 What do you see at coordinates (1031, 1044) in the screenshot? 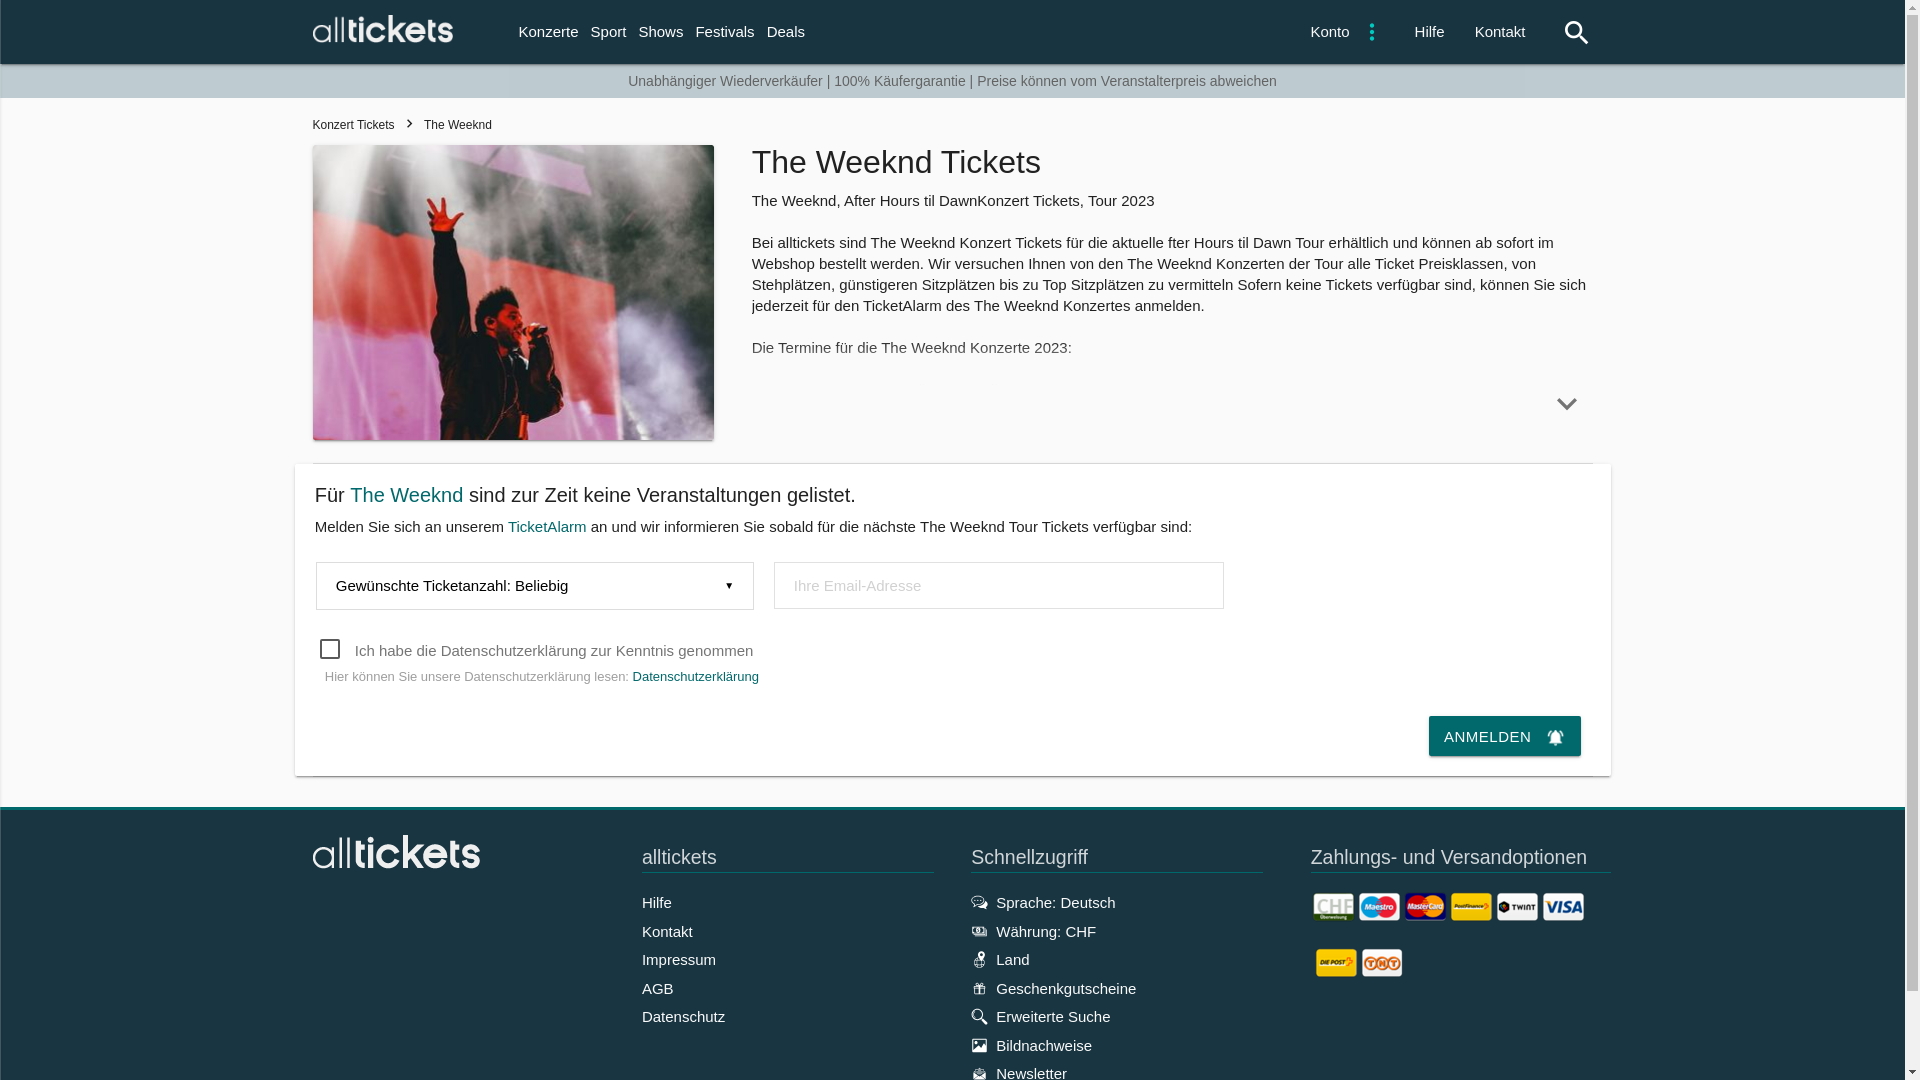
I see `'Bildnachweise'` at bounding box center [1031, 1044].